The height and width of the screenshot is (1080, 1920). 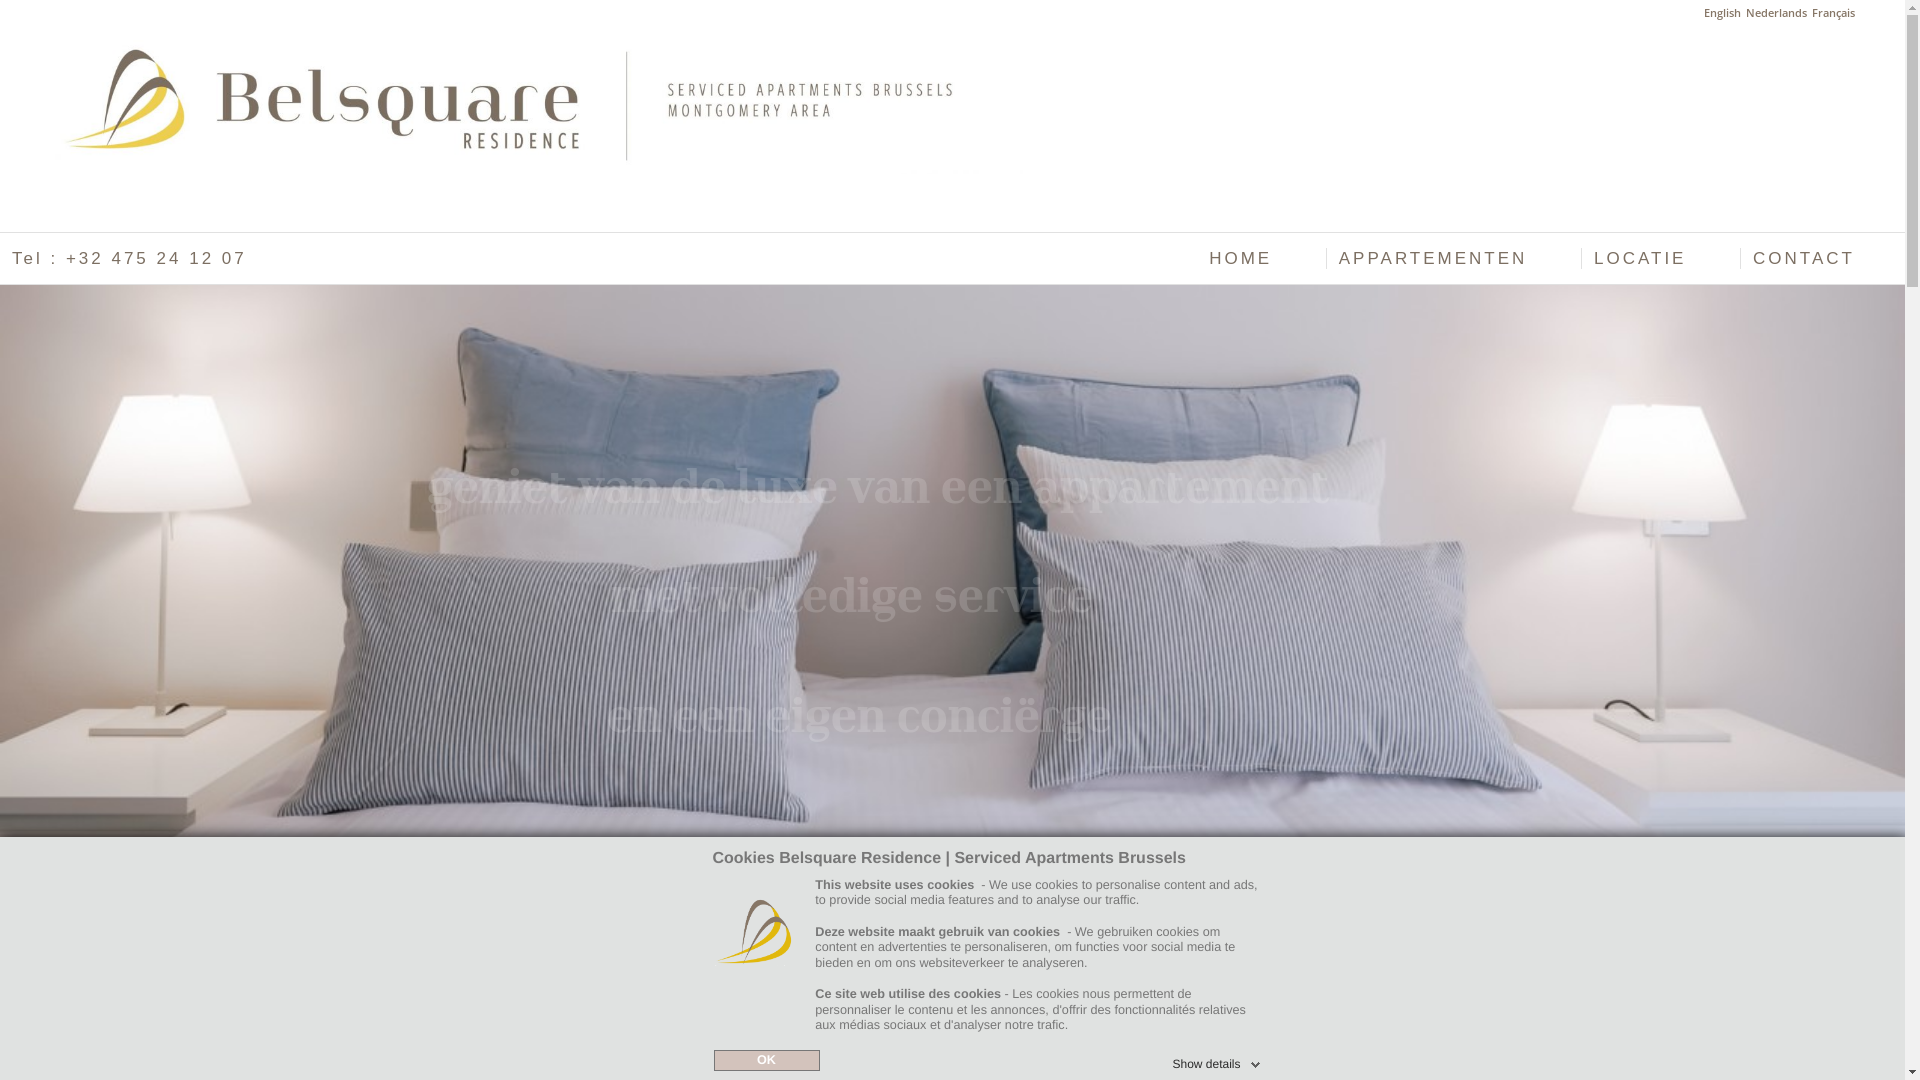 What do you see at coordinates (714, 1059) in the screenshot?
I see `'OK'` at bounding box center [714, 1059].